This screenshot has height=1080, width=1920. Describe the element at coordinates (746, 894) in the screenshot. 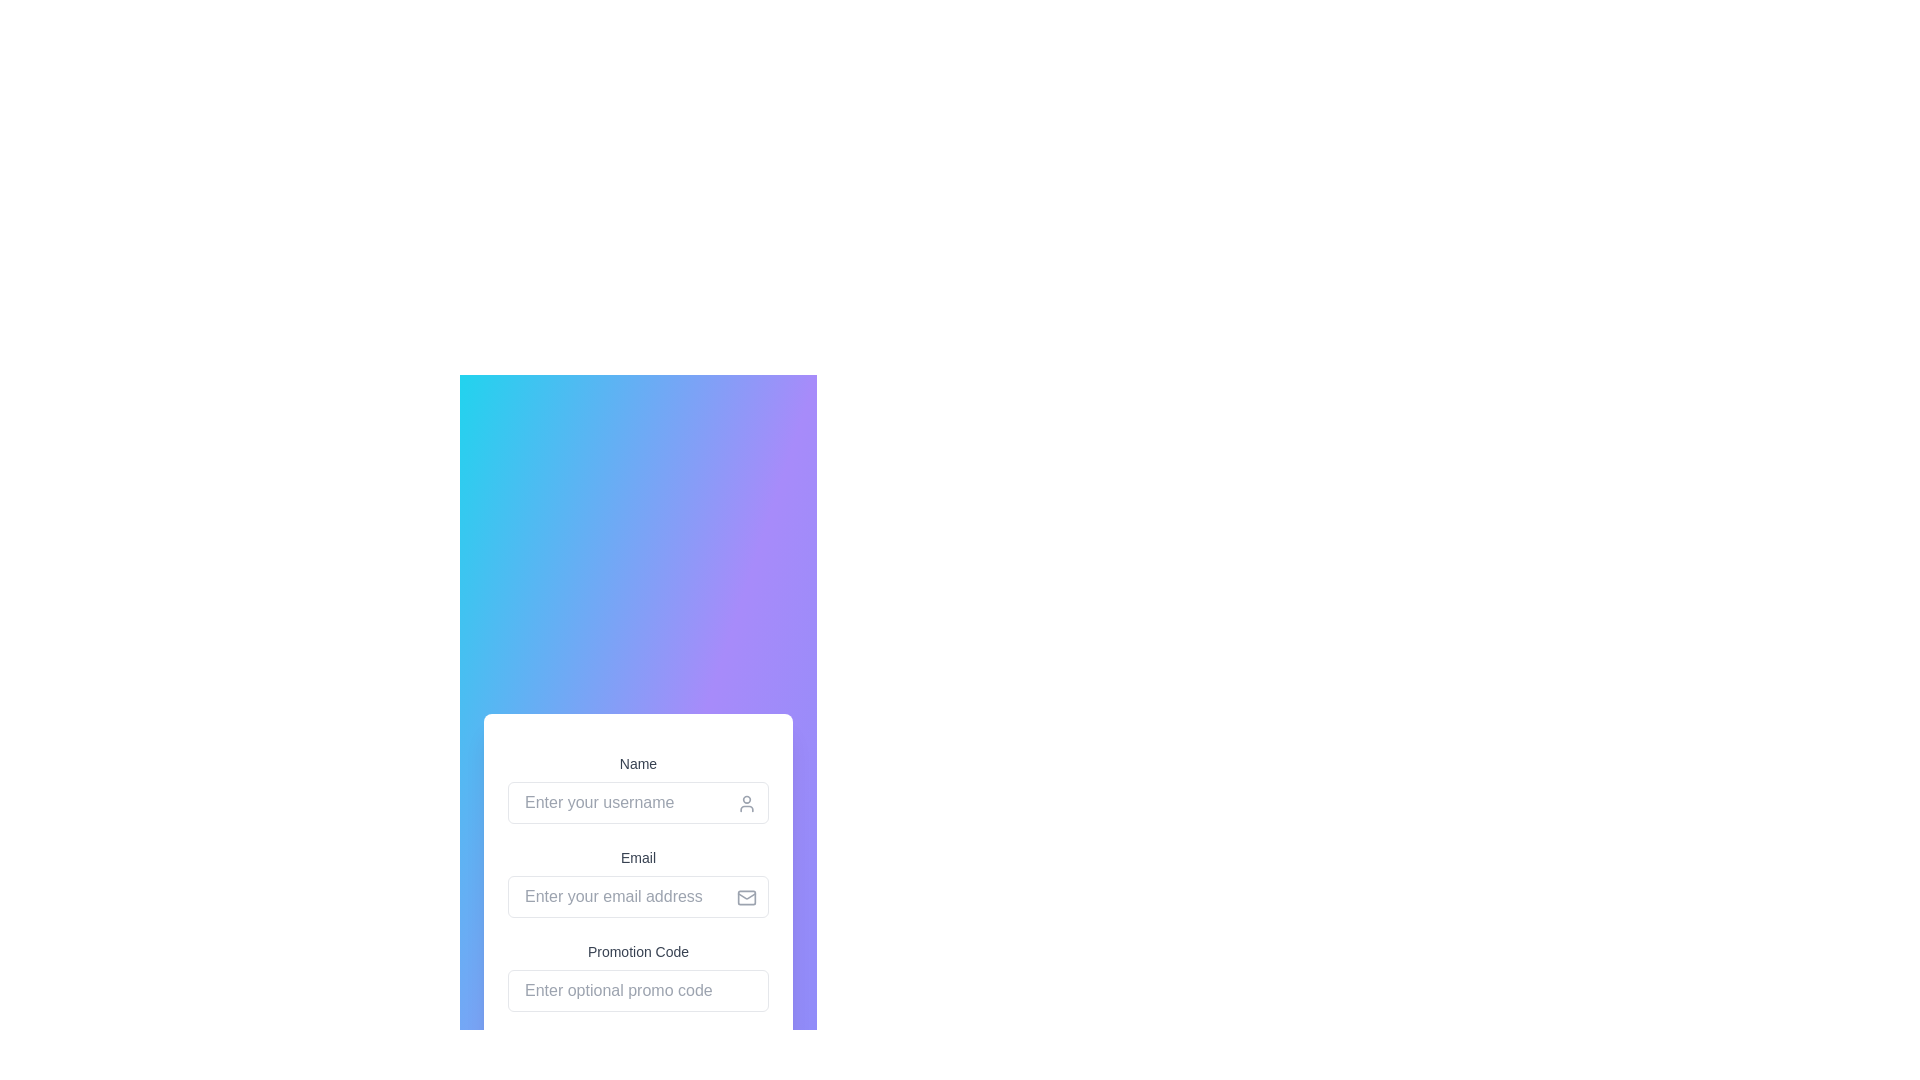

I see `the email icon located in the top-right area of the form section, which serves as a visual representation for email correspondence` at that location.